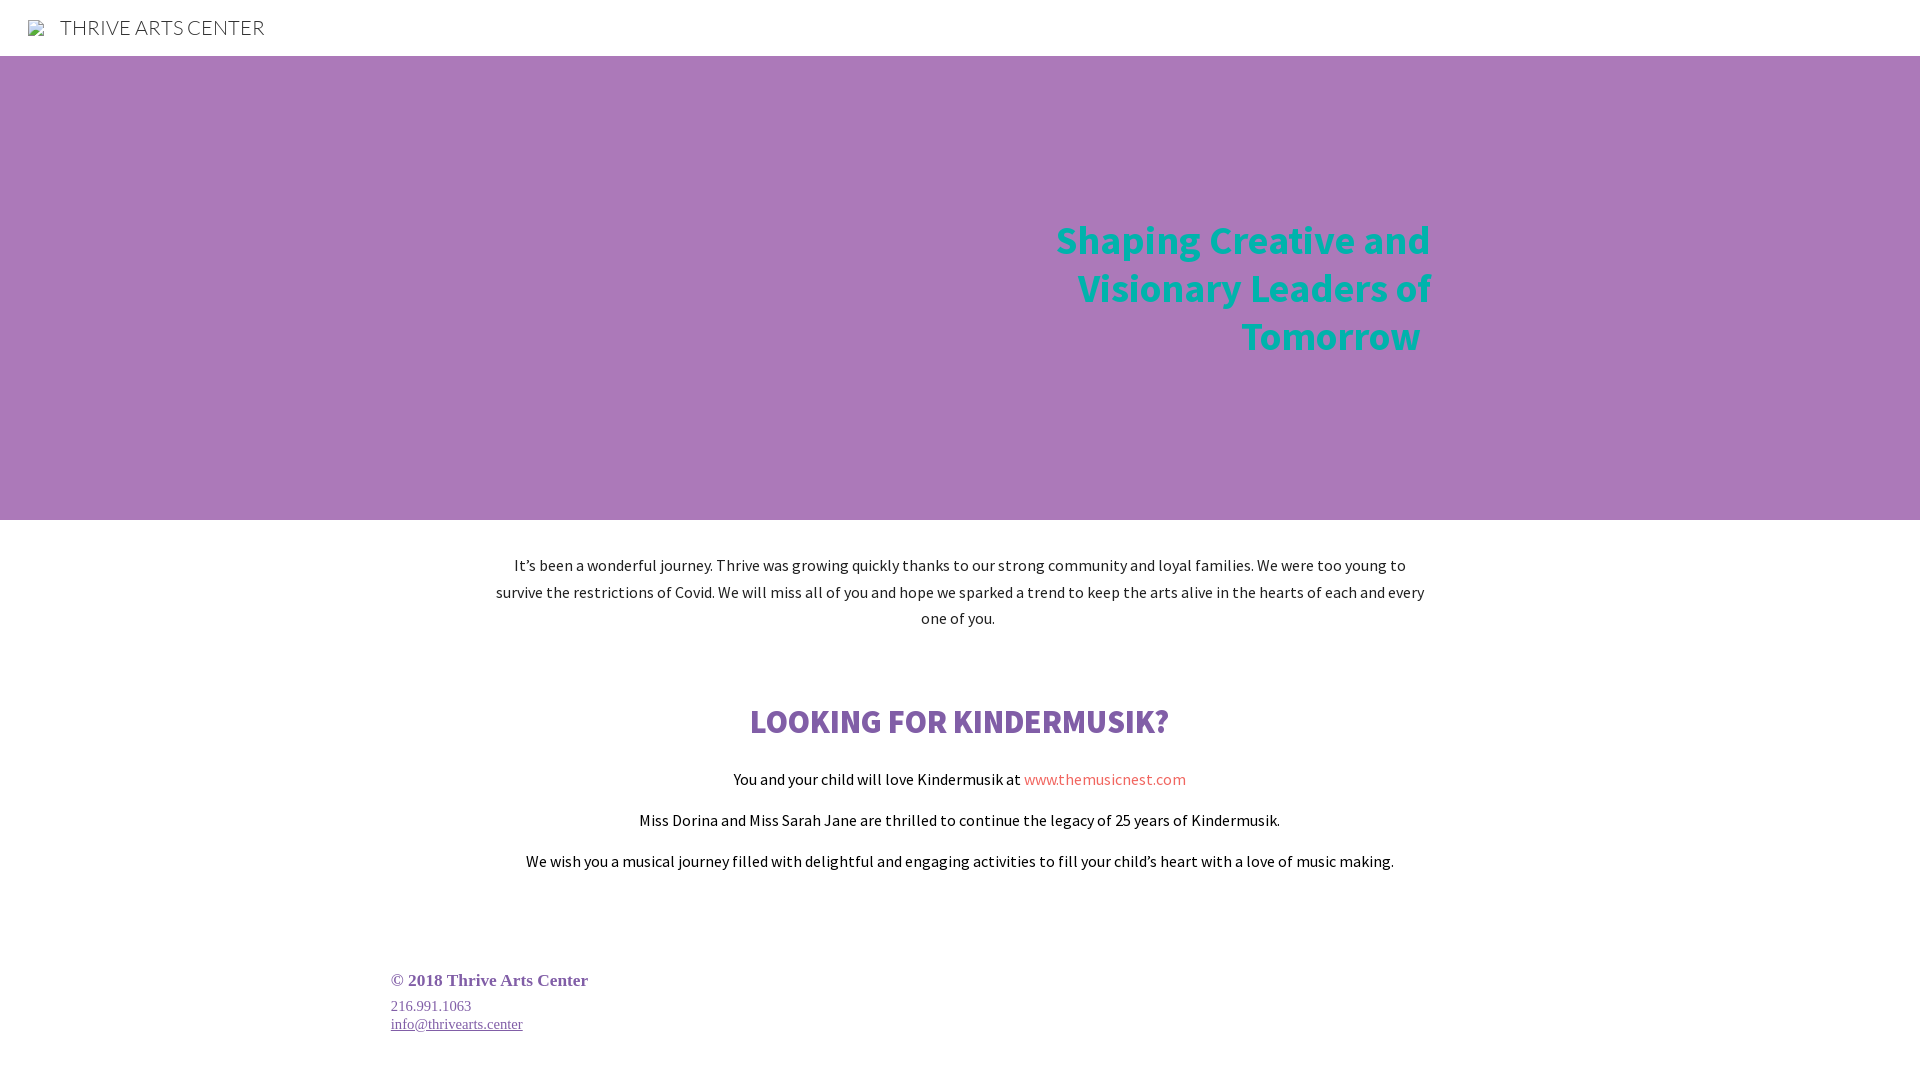 This screenshot has width=1920, height=1080. I want to click on 'www.themusicnest.com', so click(1103, 778).